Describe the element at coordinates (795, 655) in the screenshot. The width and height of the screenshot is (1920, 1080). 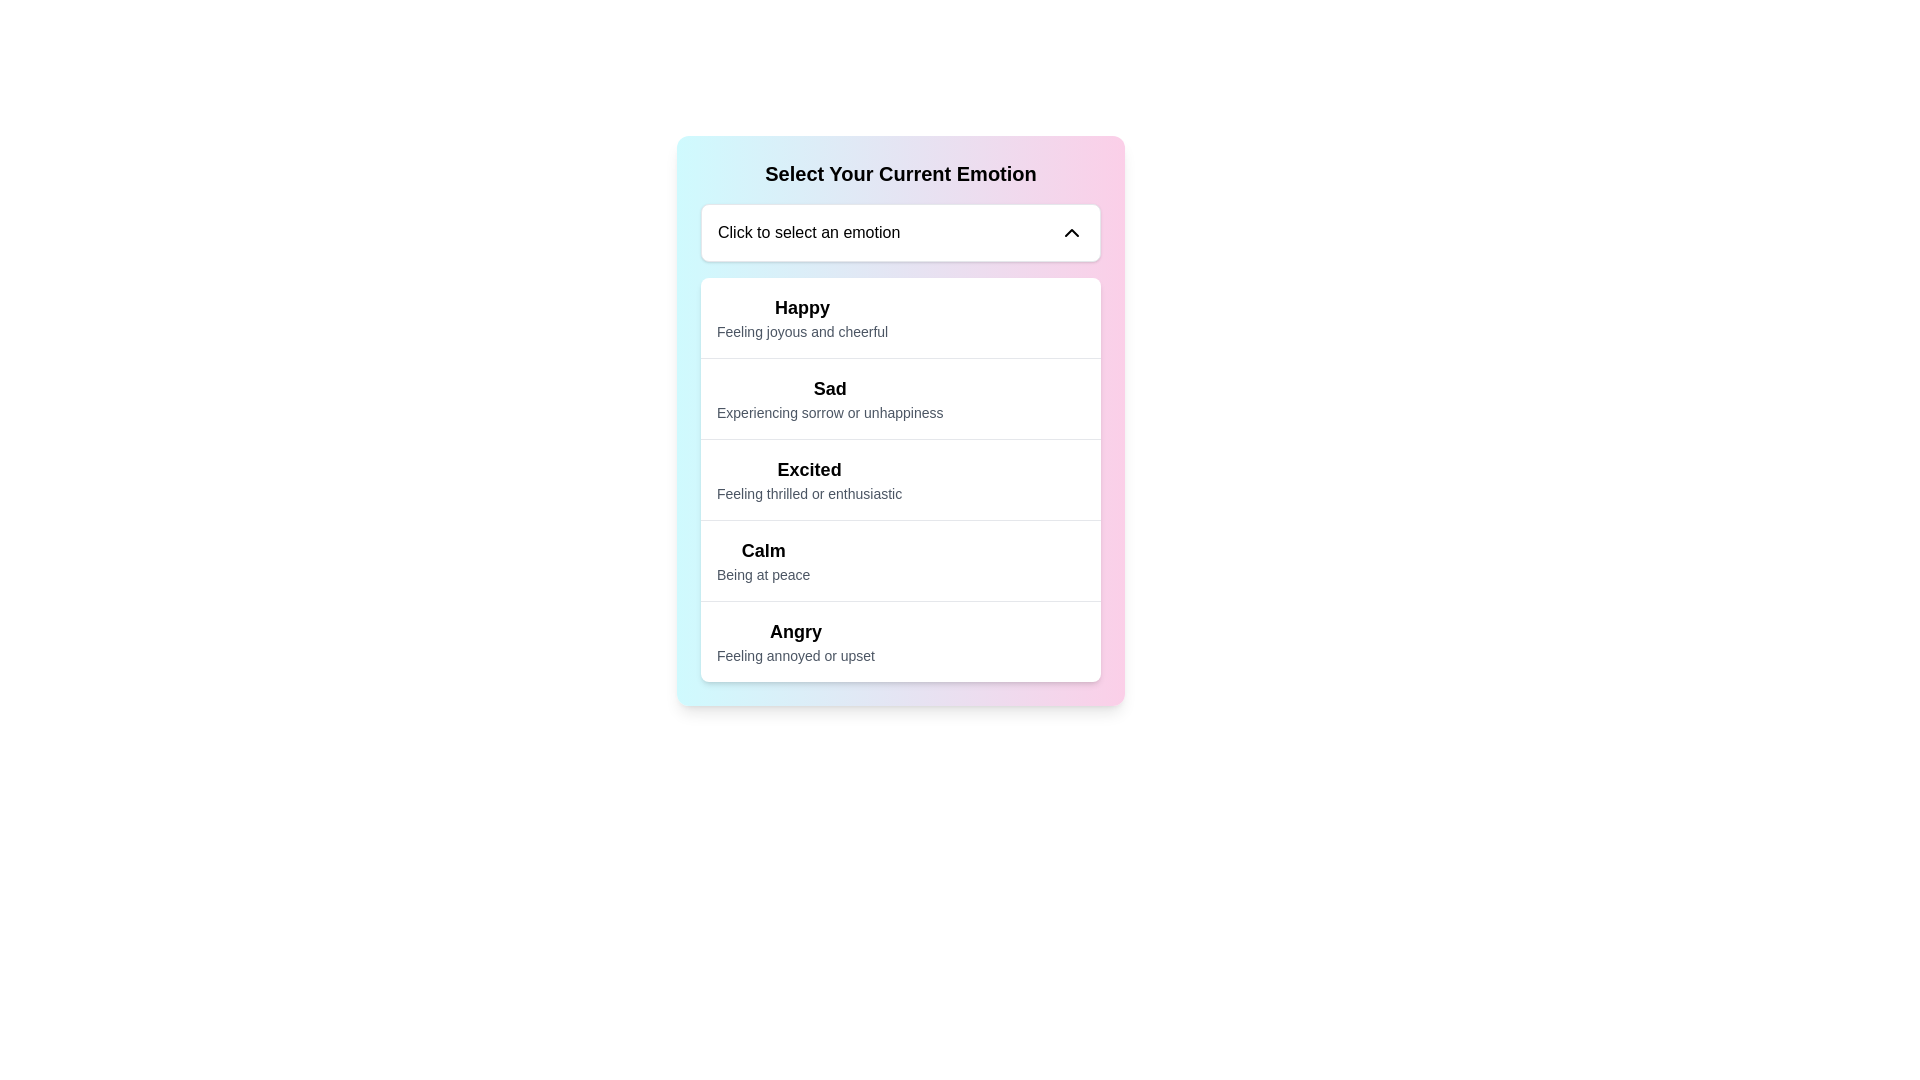
I see `the static text providing additional information about the emotion 'Angry' located under the 'Angry' emotion title` at that location.